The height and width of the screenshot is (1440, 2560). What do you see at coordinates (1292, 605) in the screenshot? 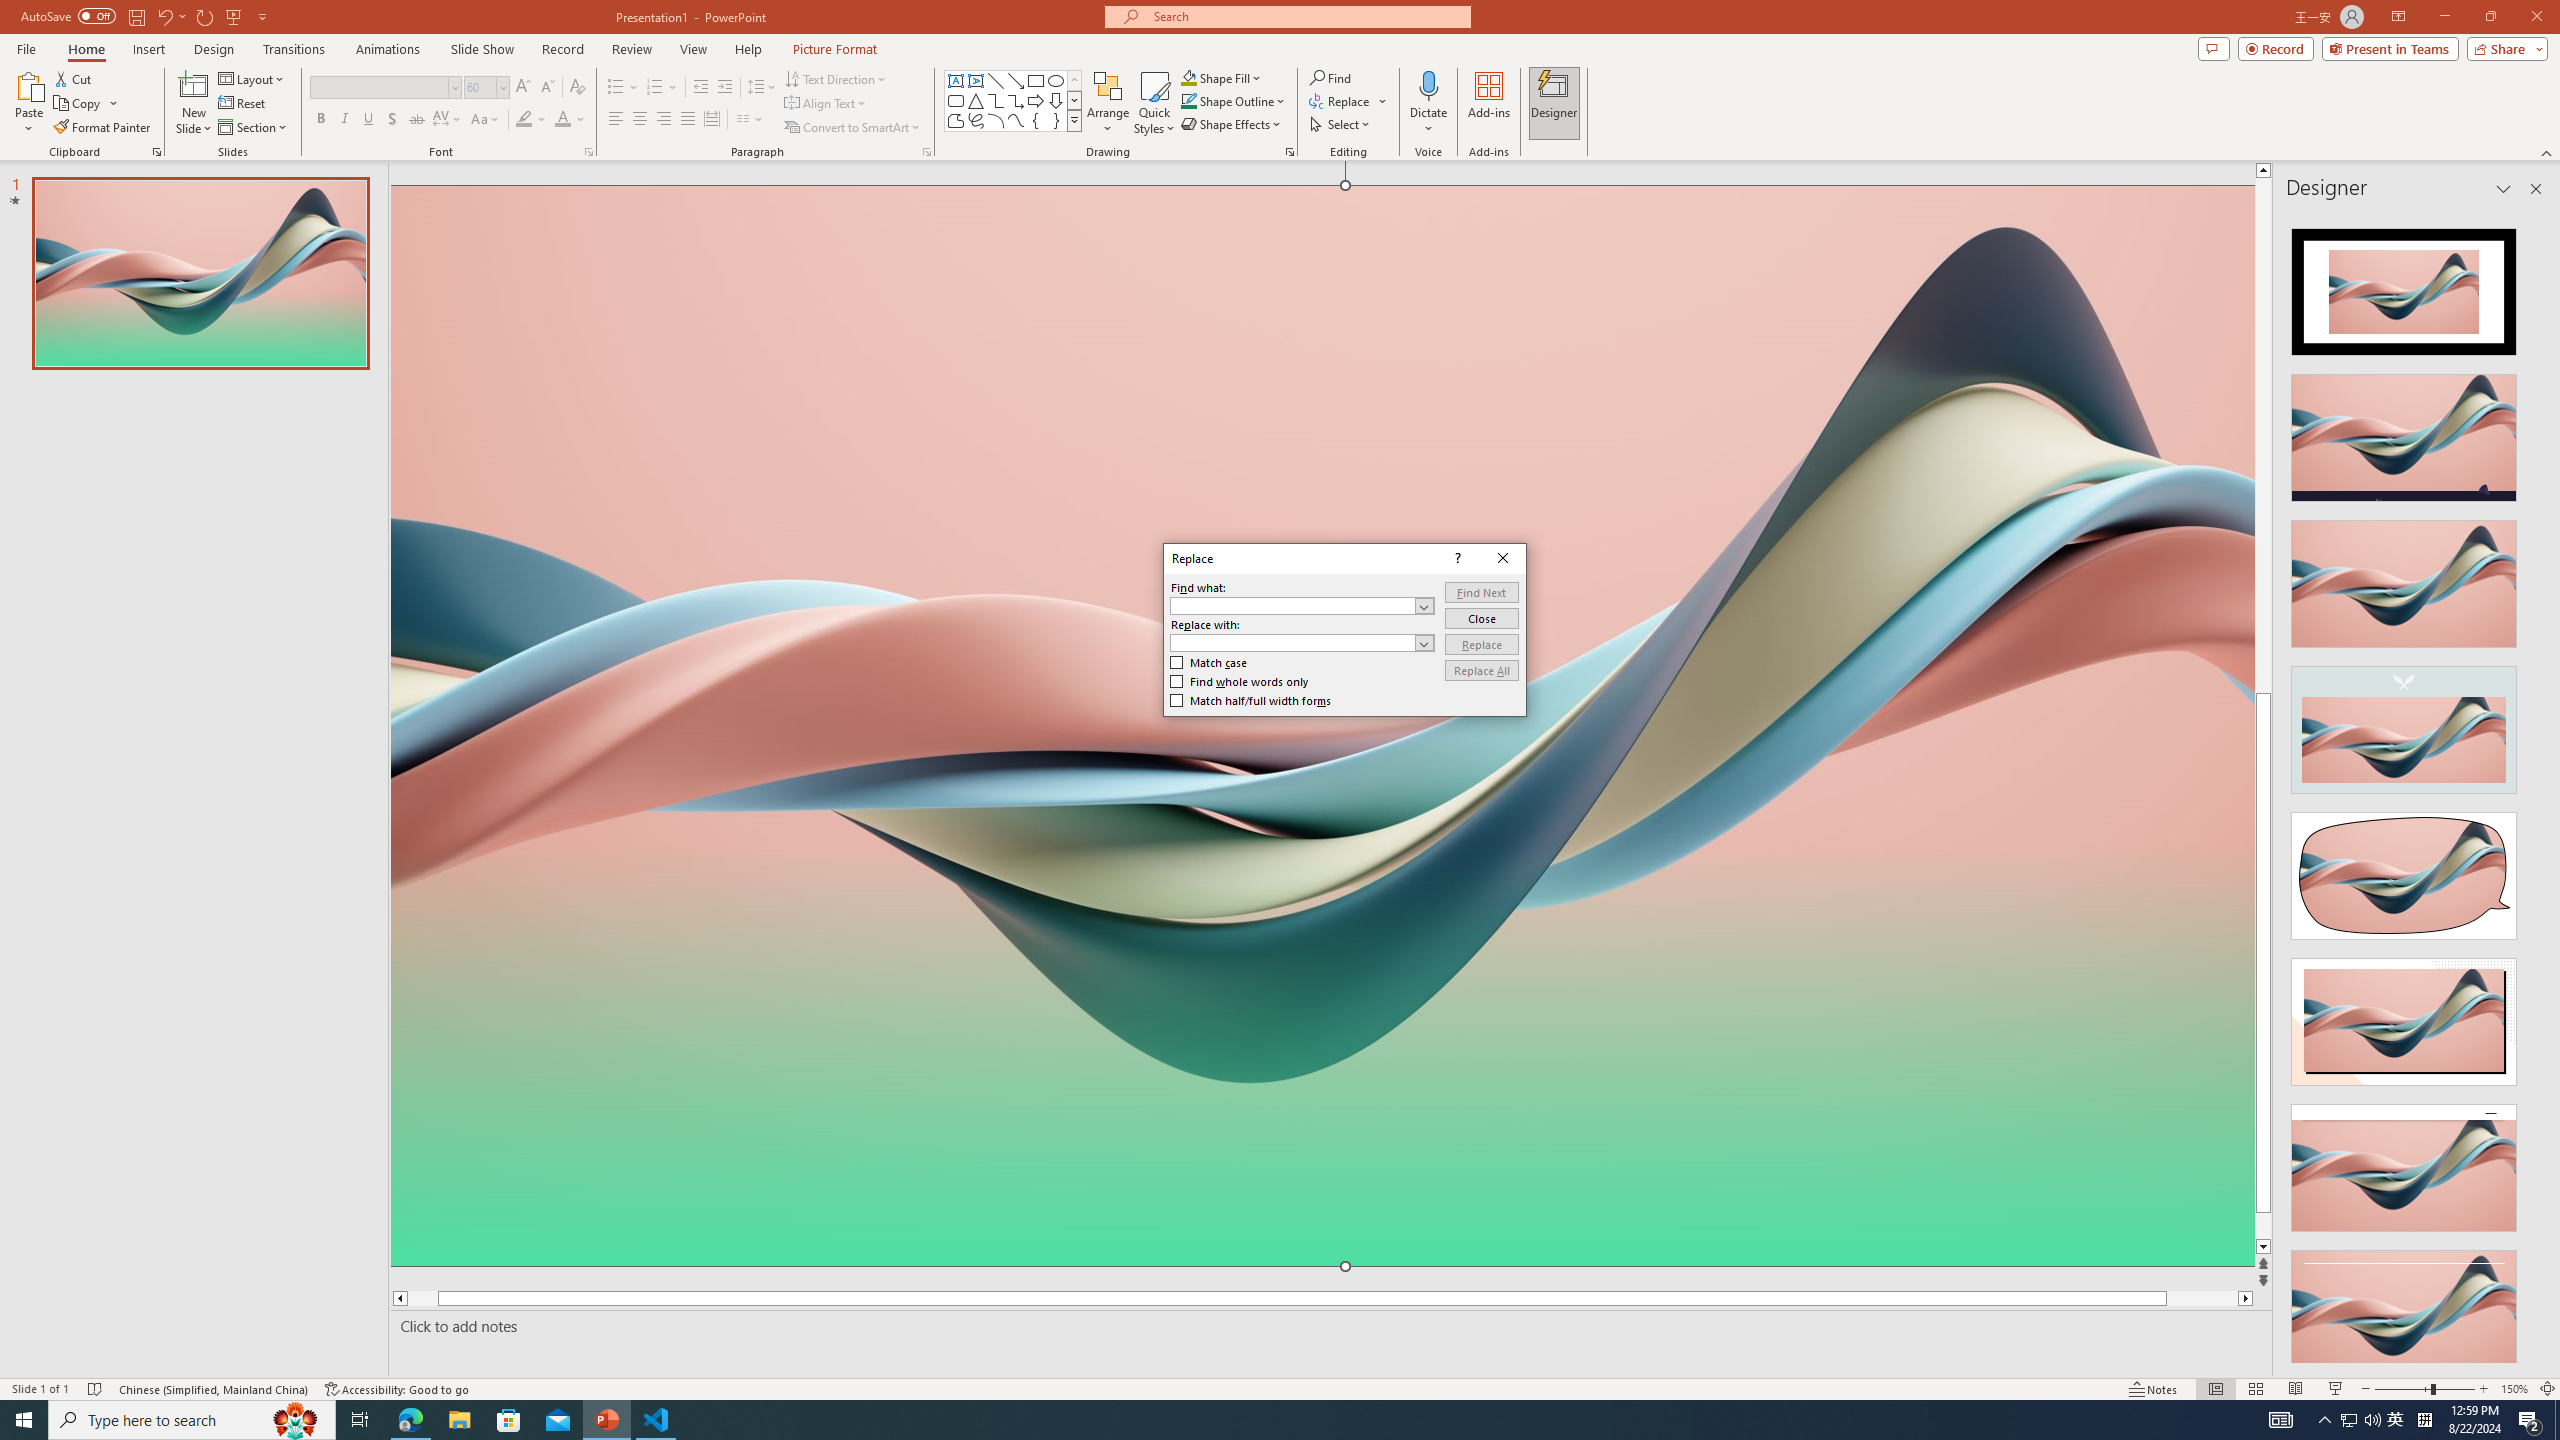
I see `'Find what'` at bounding box center [1292, 605].